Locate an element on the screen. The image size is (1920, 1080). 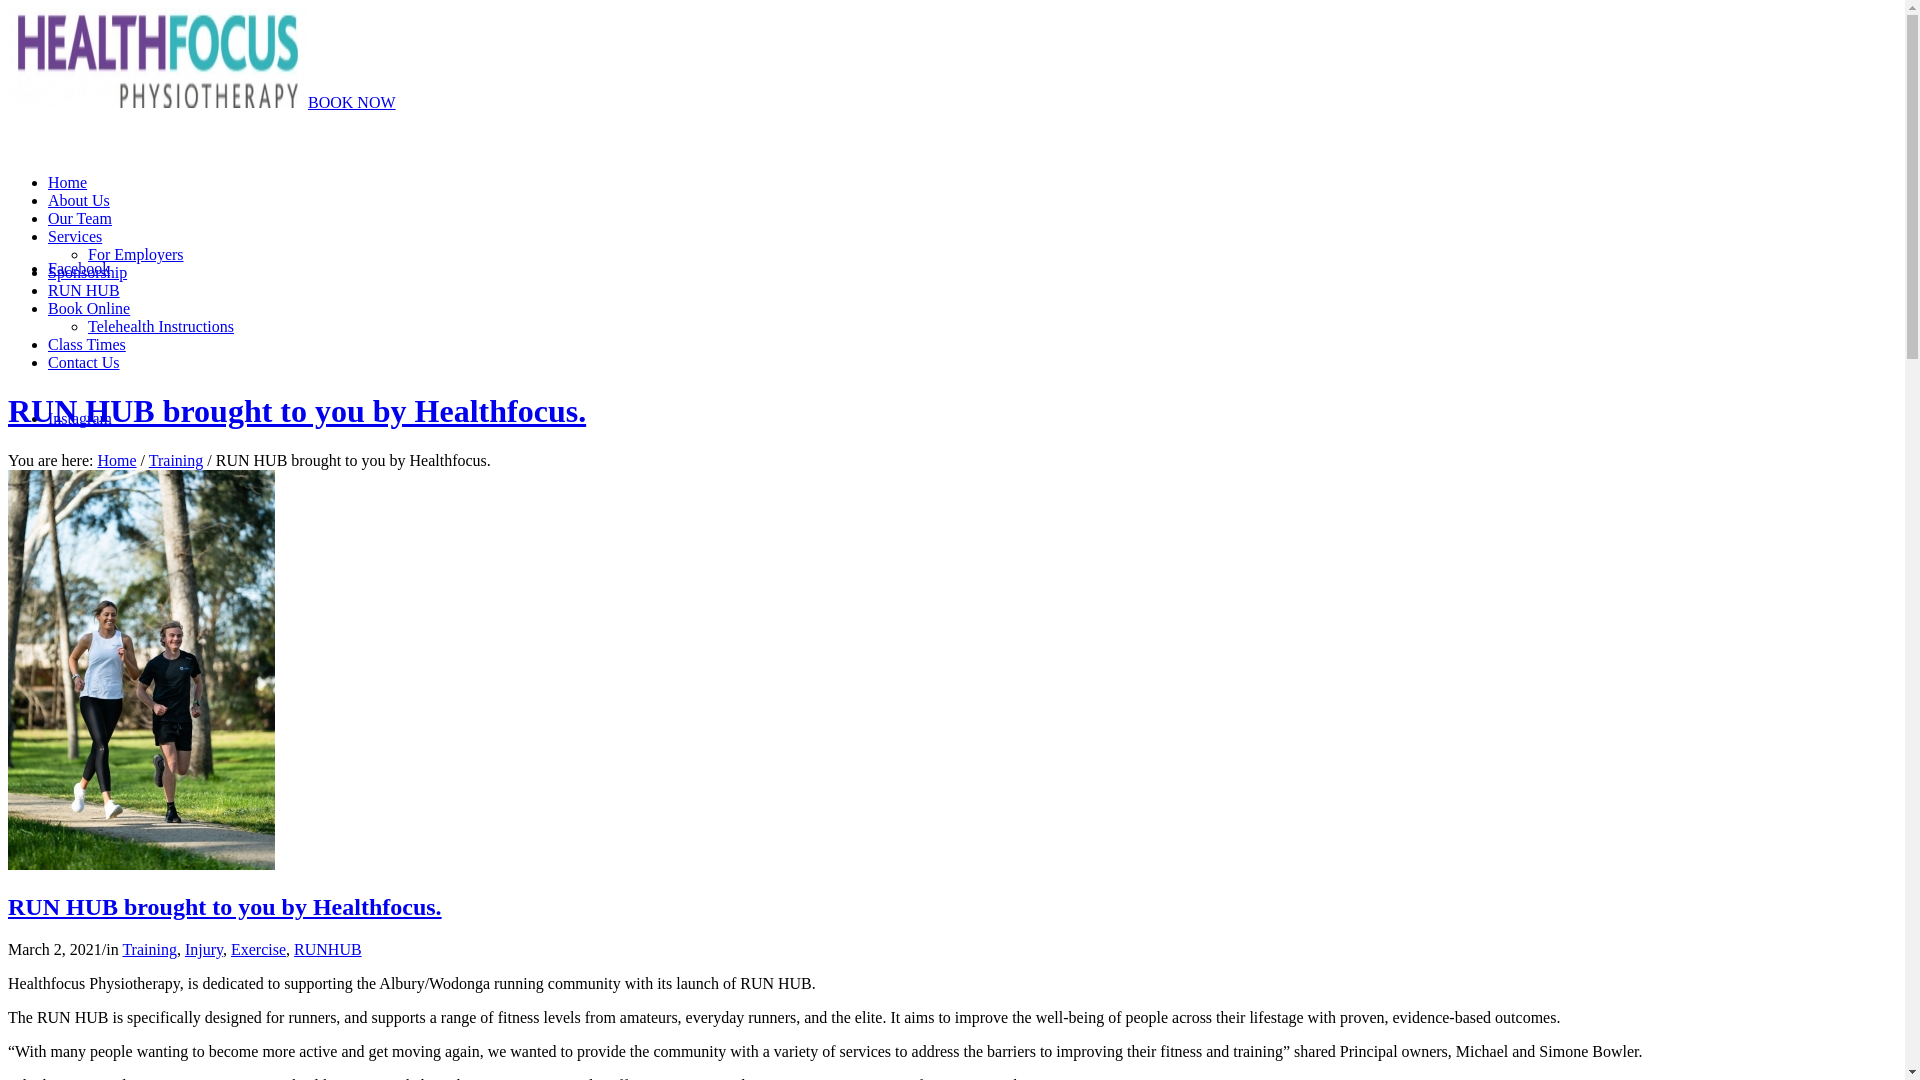
'Book Online' is located at coordinates (88, 308).